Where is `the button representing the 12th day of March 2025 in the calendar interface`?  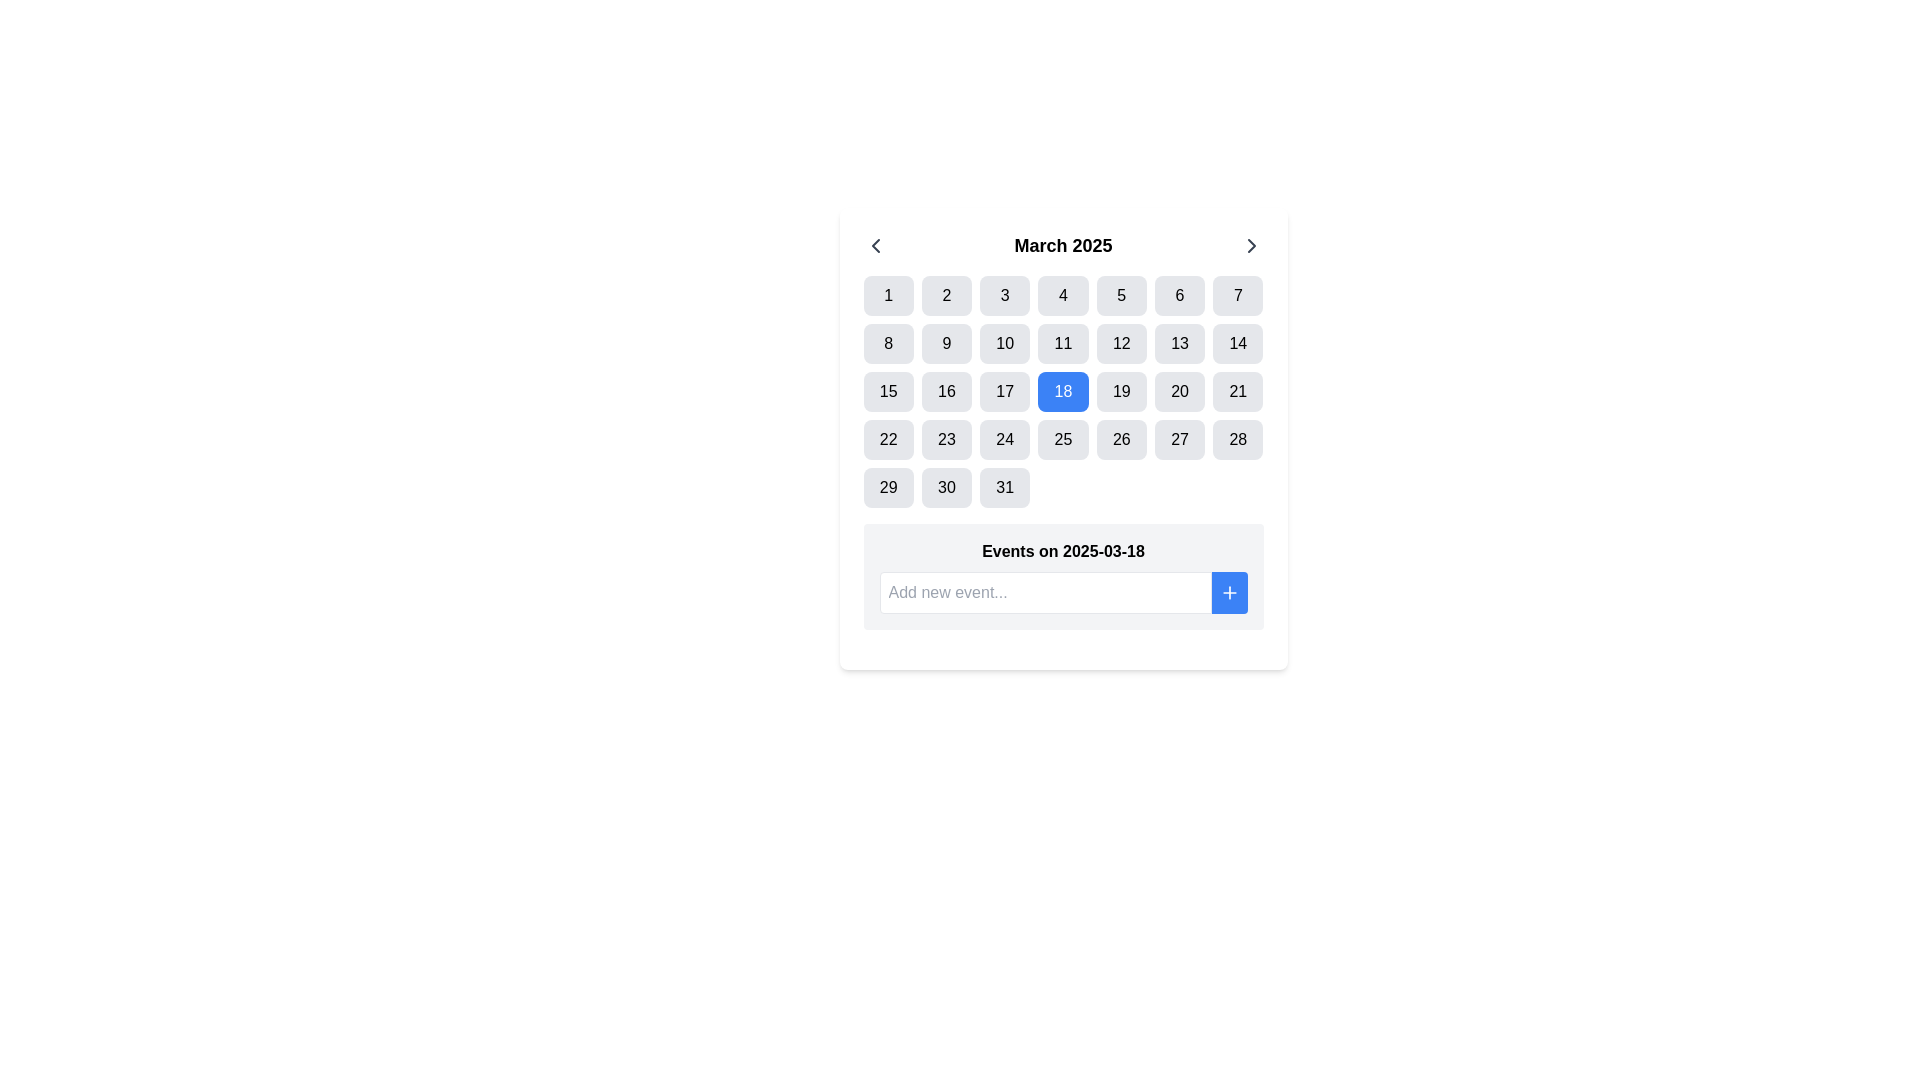 the button representing the 12th day of March 2025 in the calendar interface is located at coordinates (1121, 342).